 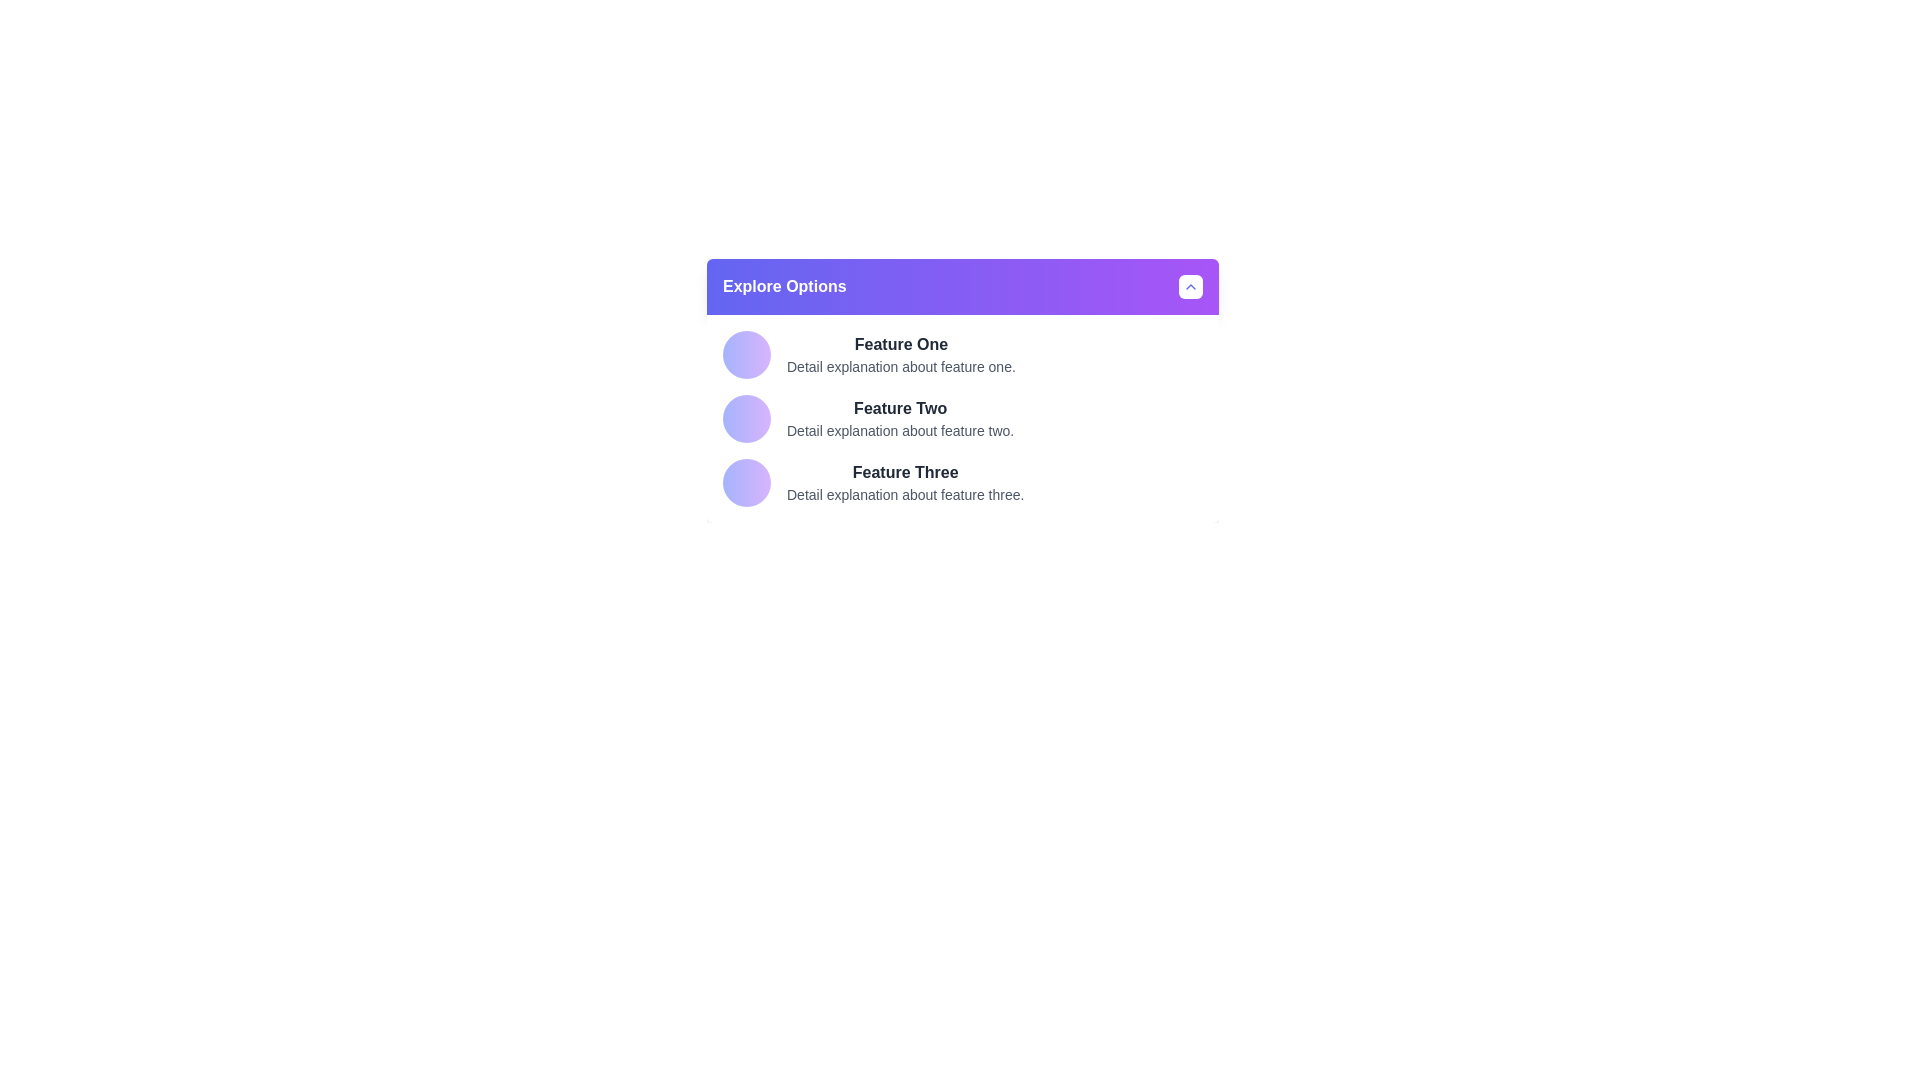 I want to click on descriptive information provided by the static text located below the 'Feature One' title, so click(x=900, y=366).